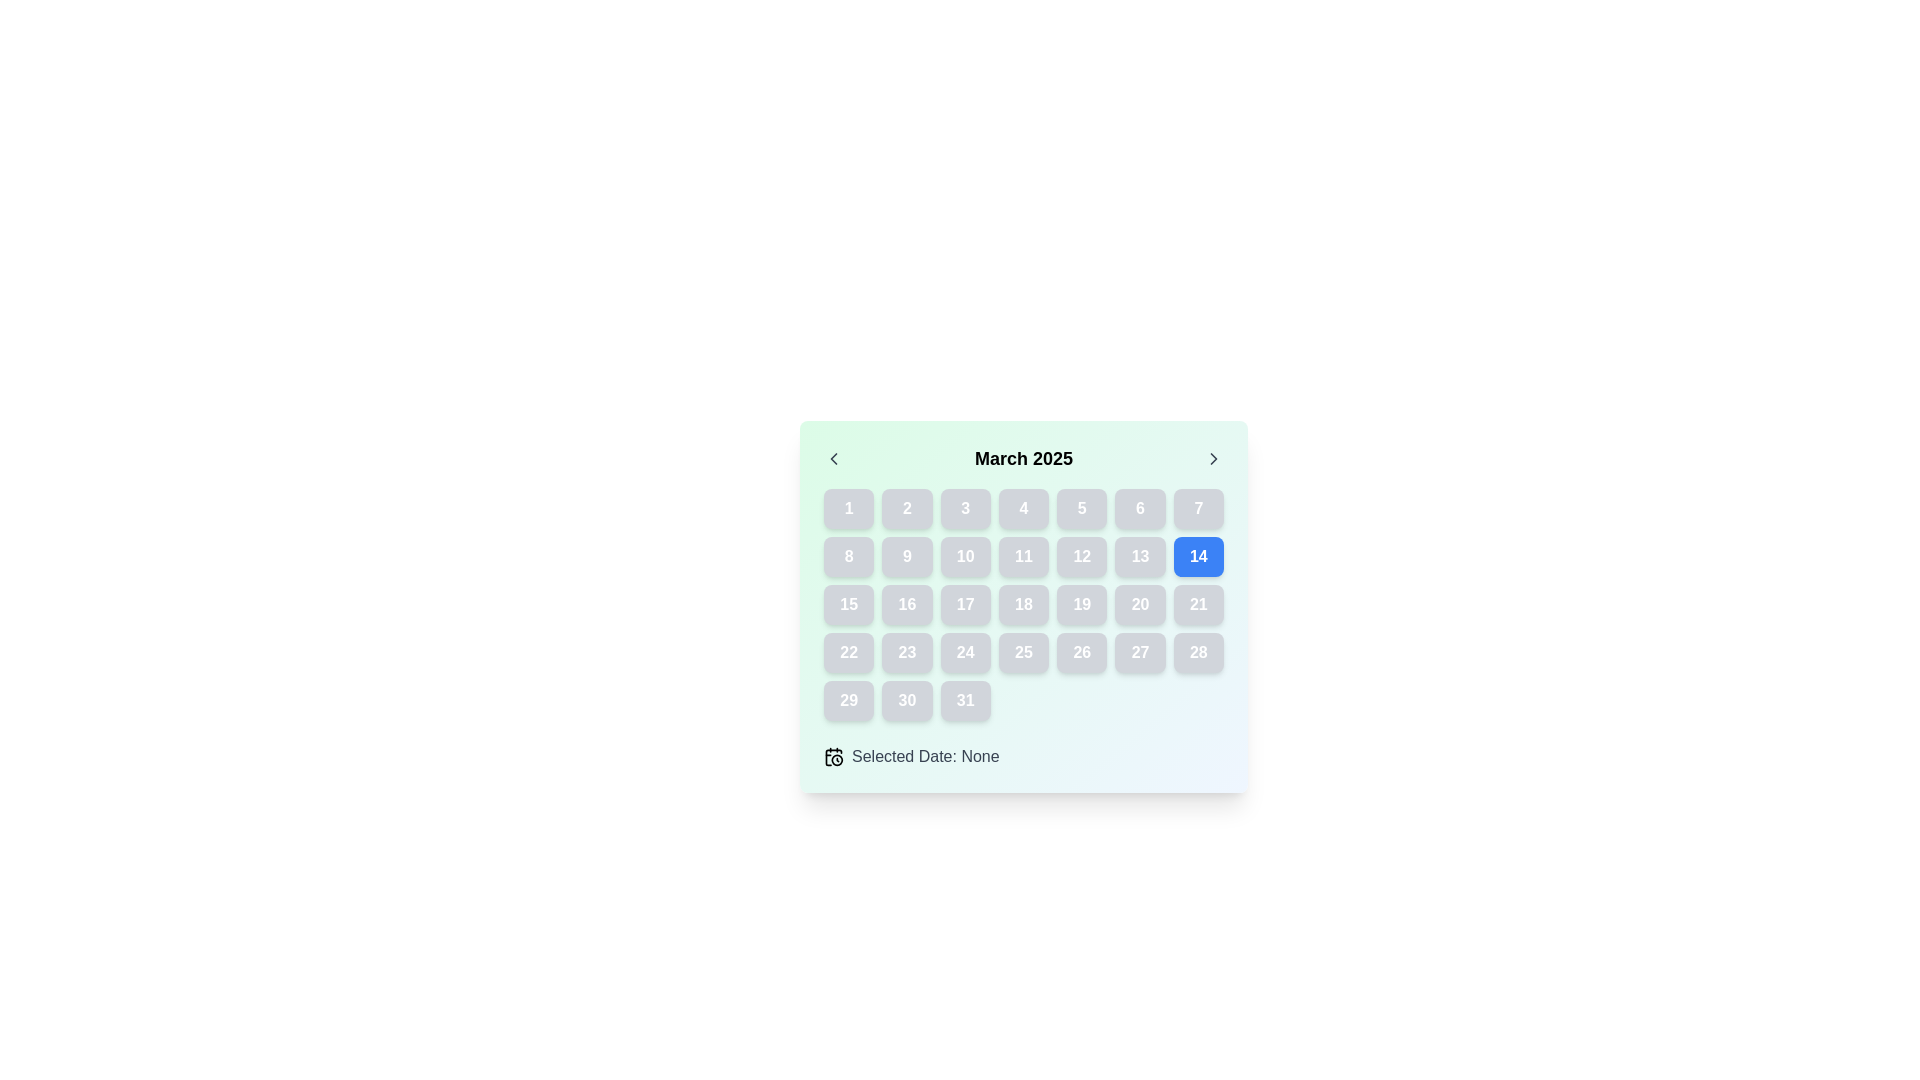 This screenshot has height=1080, width=1920. I want to click on the rectangular button displaying the number '1' with a light gray background, so click(849, 508).